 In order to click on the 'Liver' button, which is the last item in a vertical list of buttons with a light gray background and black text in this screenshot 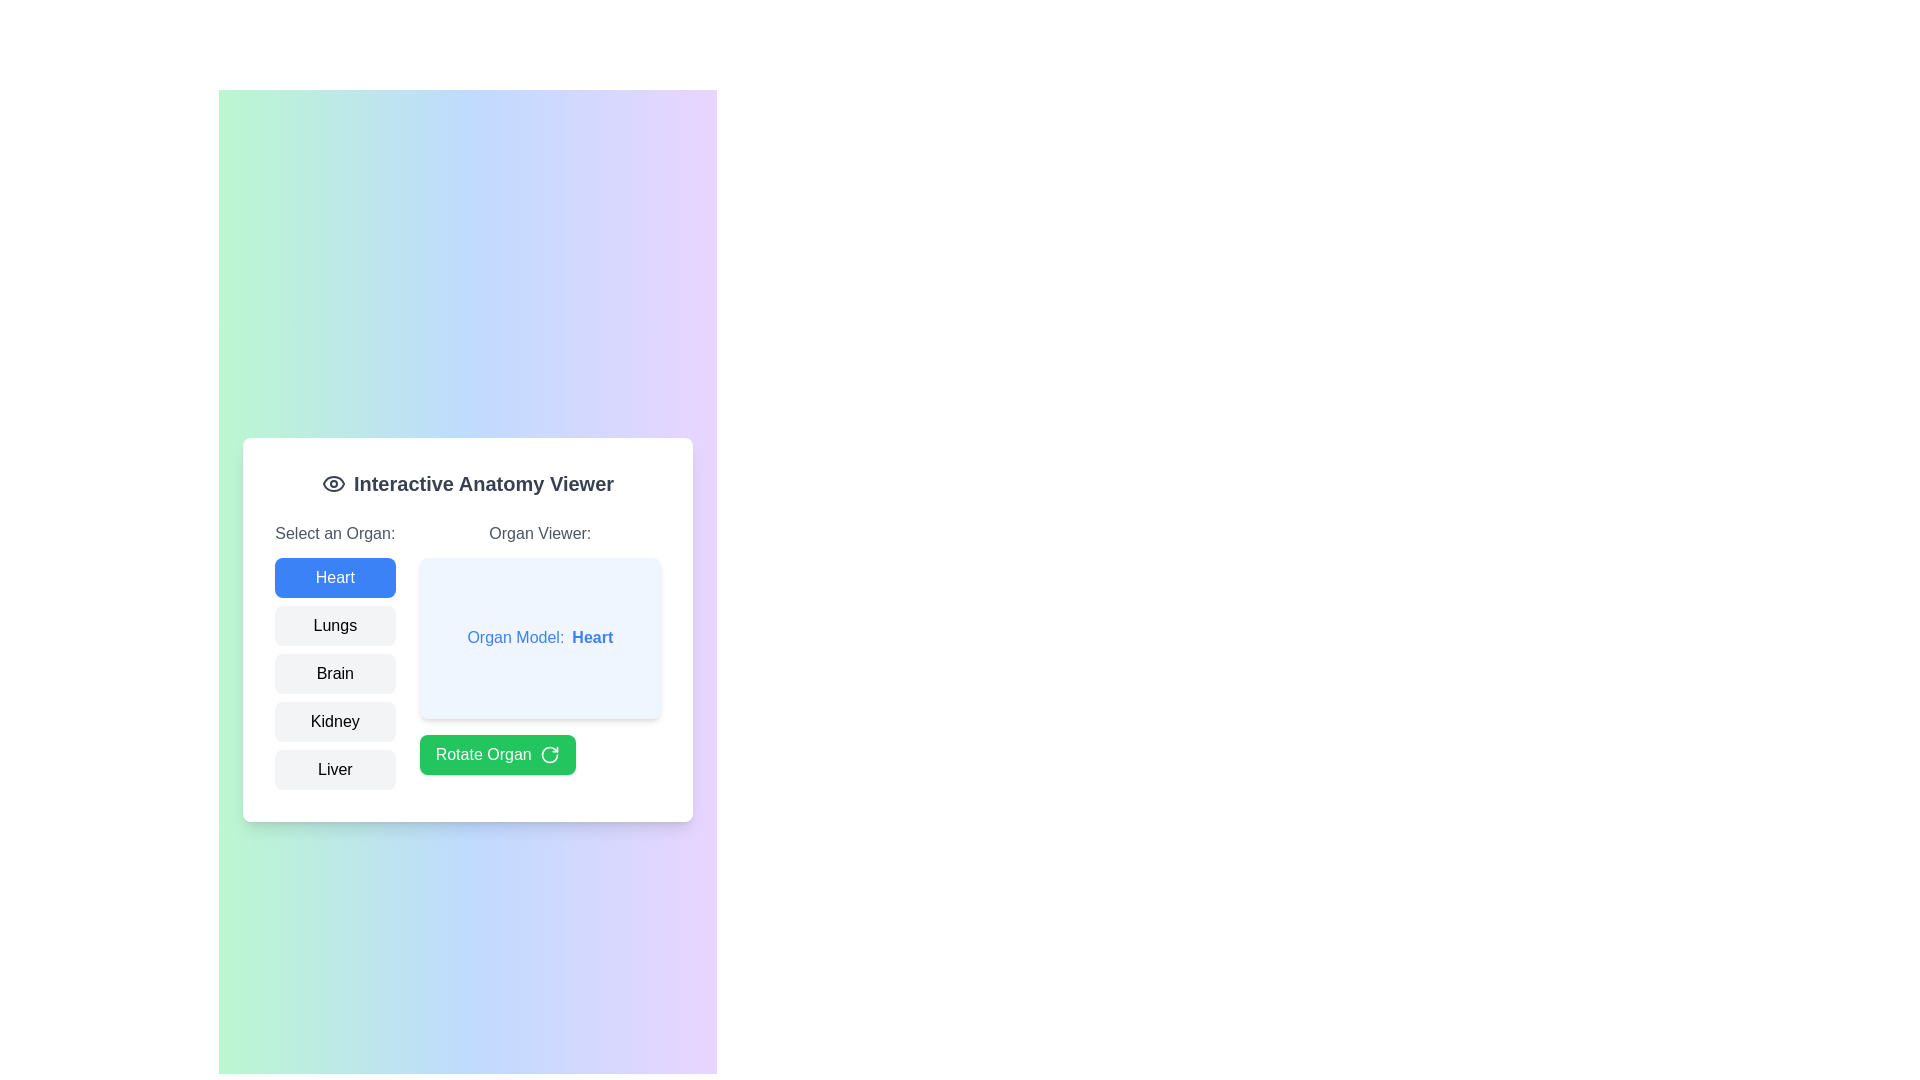, I will do `click(335, 769)`.